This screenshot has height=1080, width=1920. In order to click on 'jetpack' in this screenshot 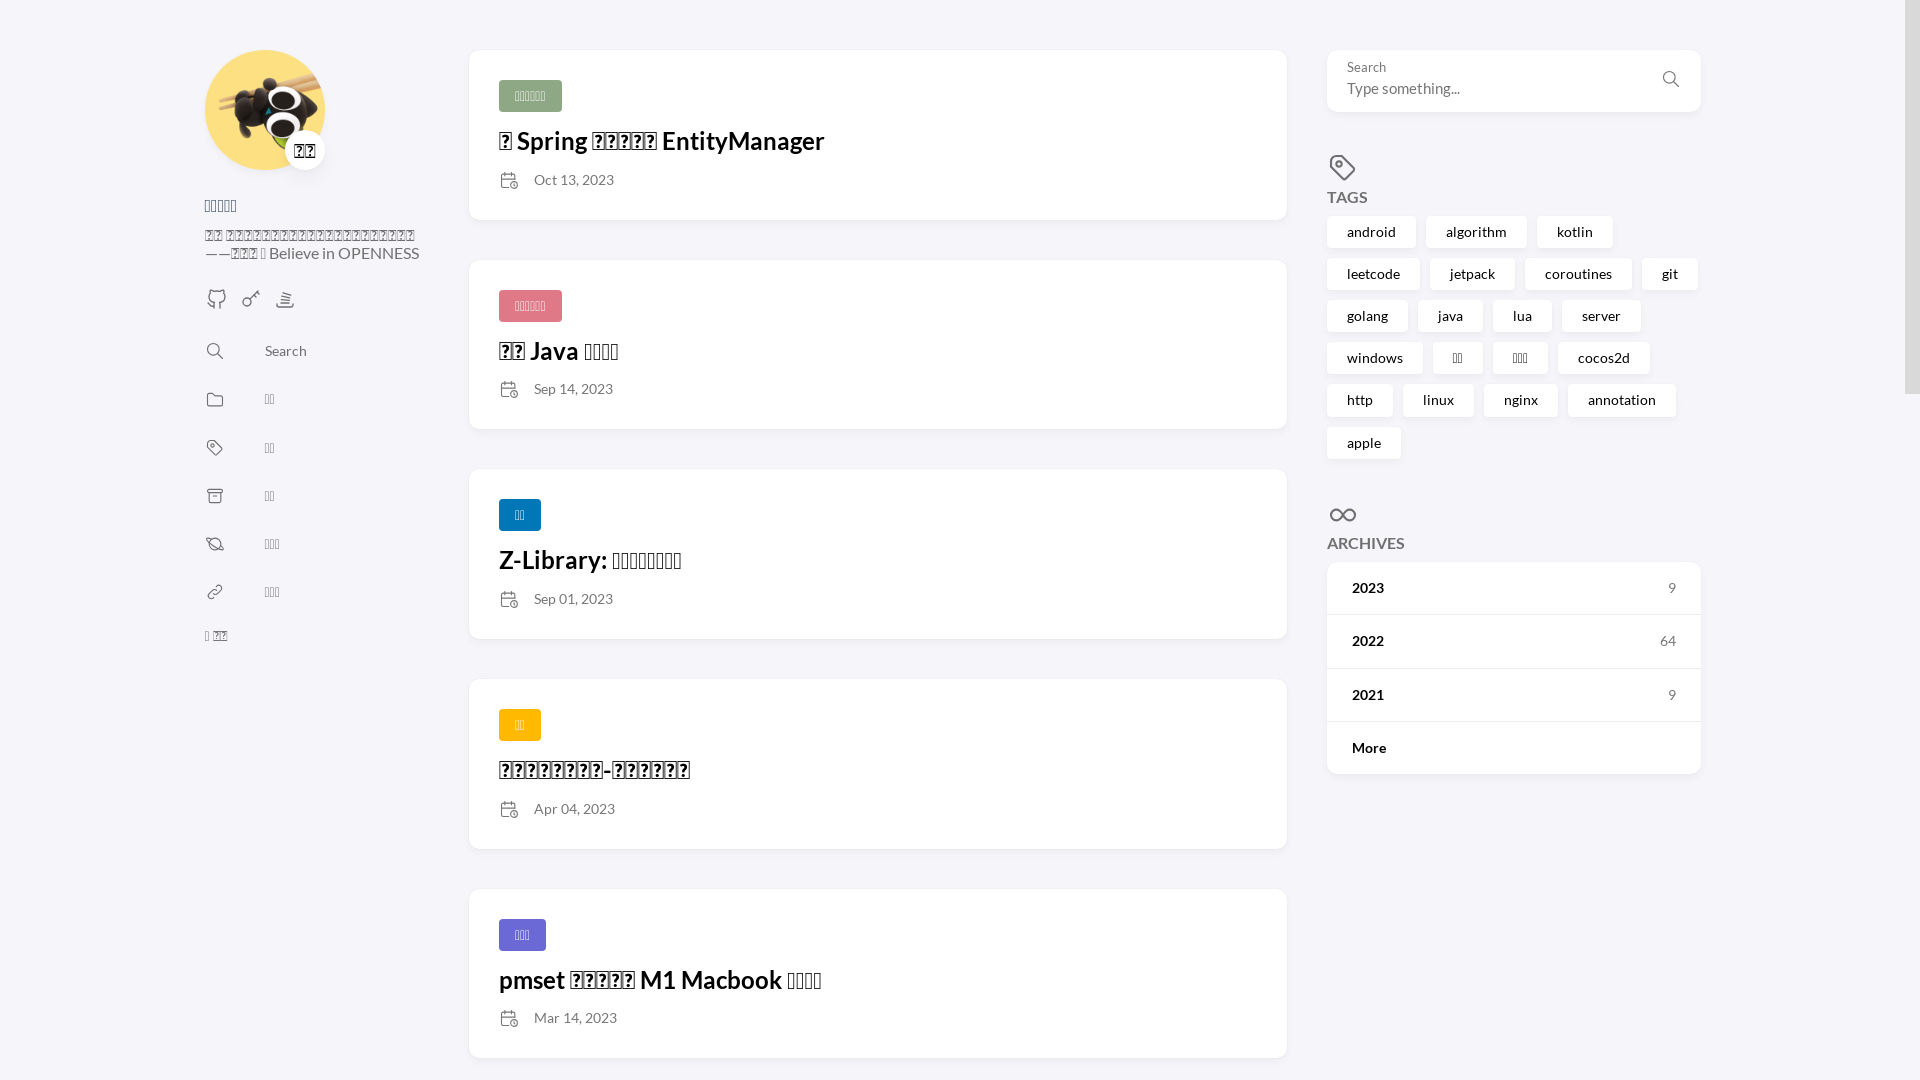, I will do `click(1429, 273)`.